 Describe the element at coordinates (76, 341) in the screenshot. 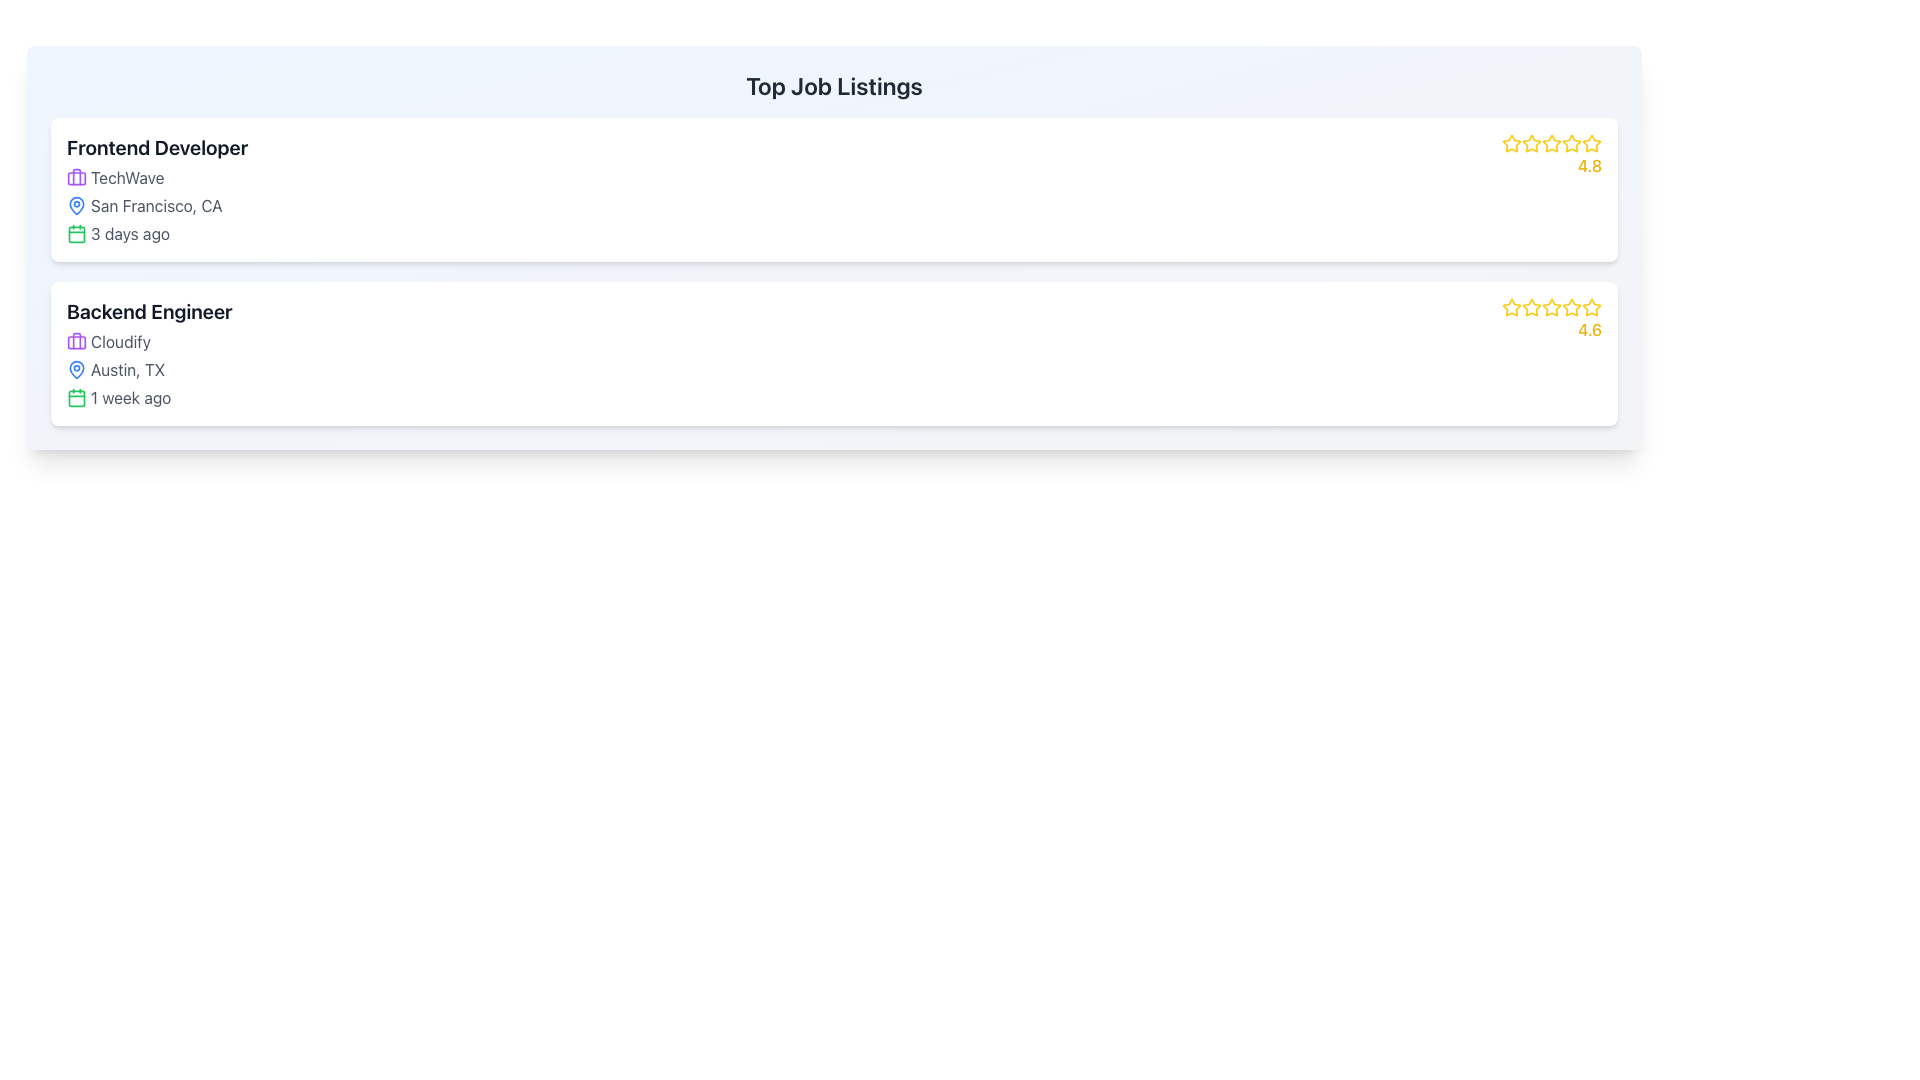

I see `the group containing the small purple briefcase icon located to the left of the 'Cloudify' text in the 'Backend Engineer' job listing` at that location.